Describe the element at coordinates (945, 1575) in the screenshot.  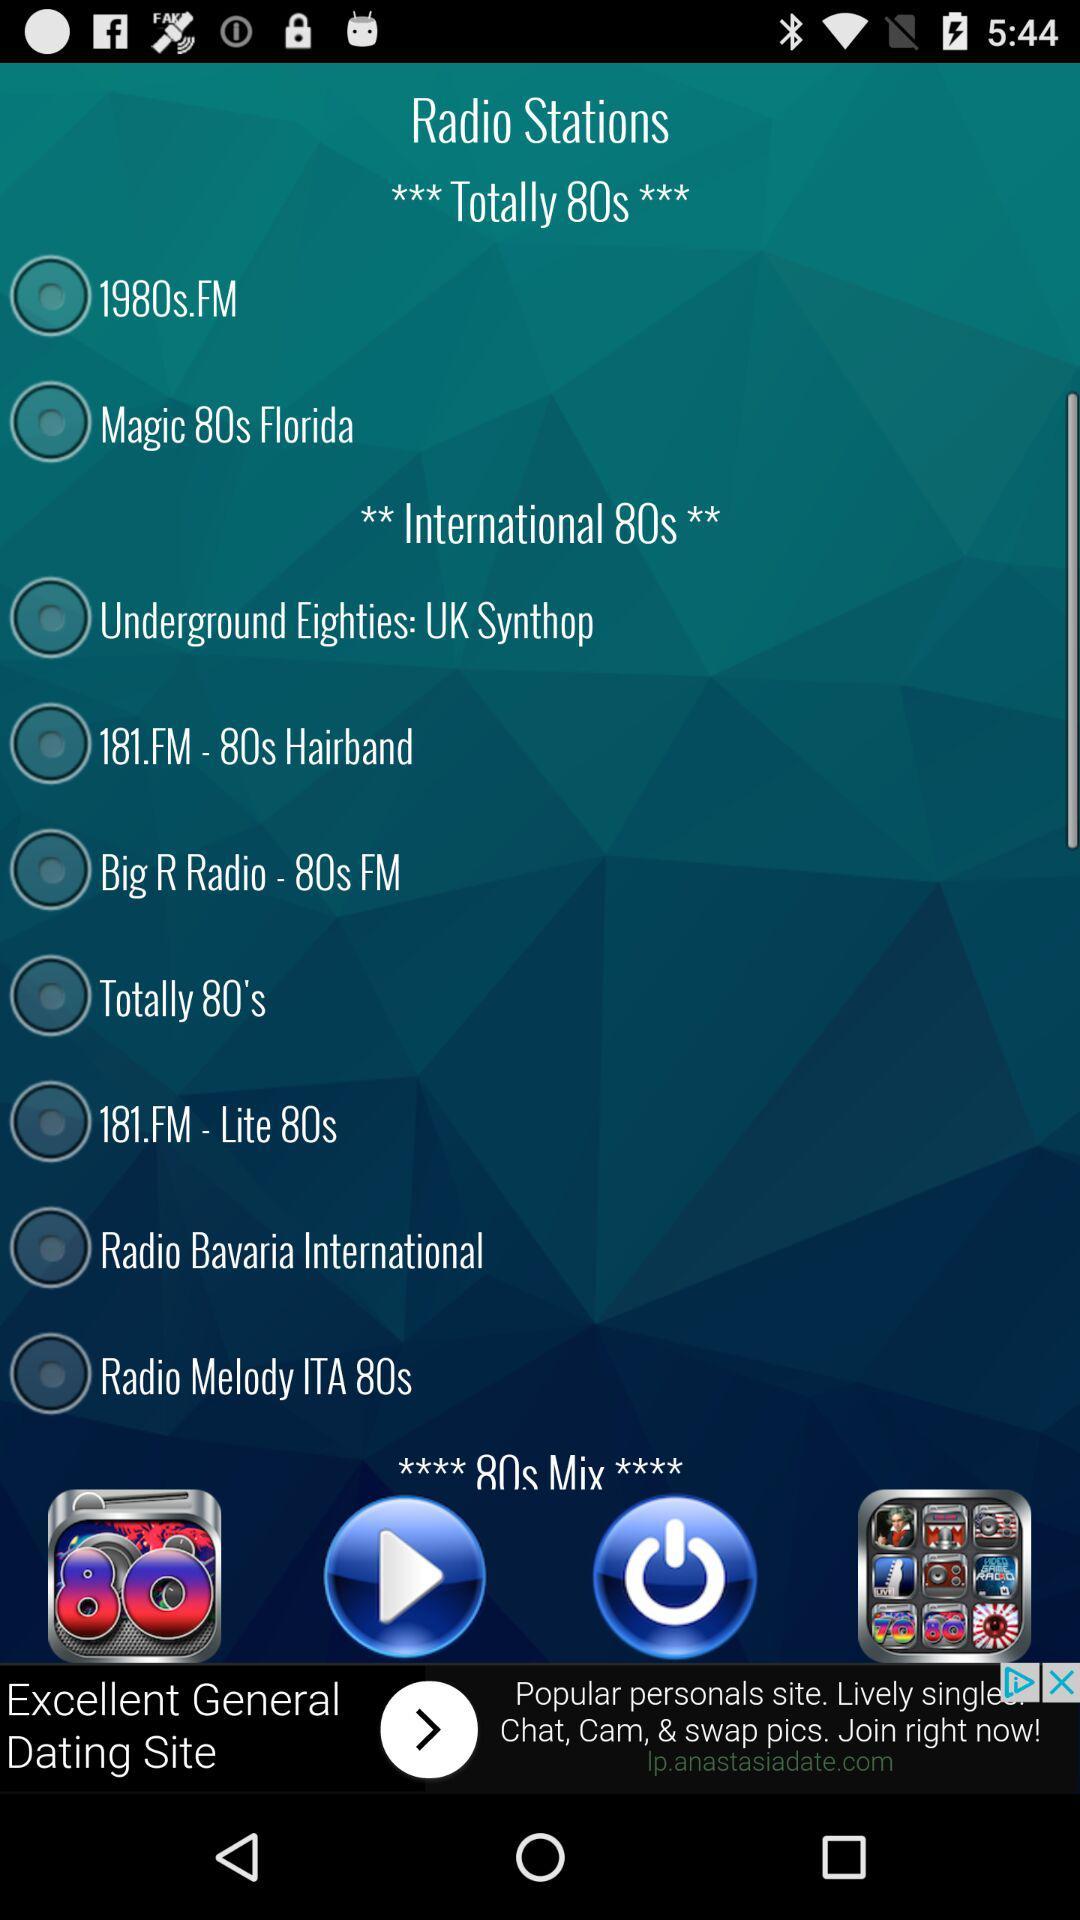
I see `menu` at that location.